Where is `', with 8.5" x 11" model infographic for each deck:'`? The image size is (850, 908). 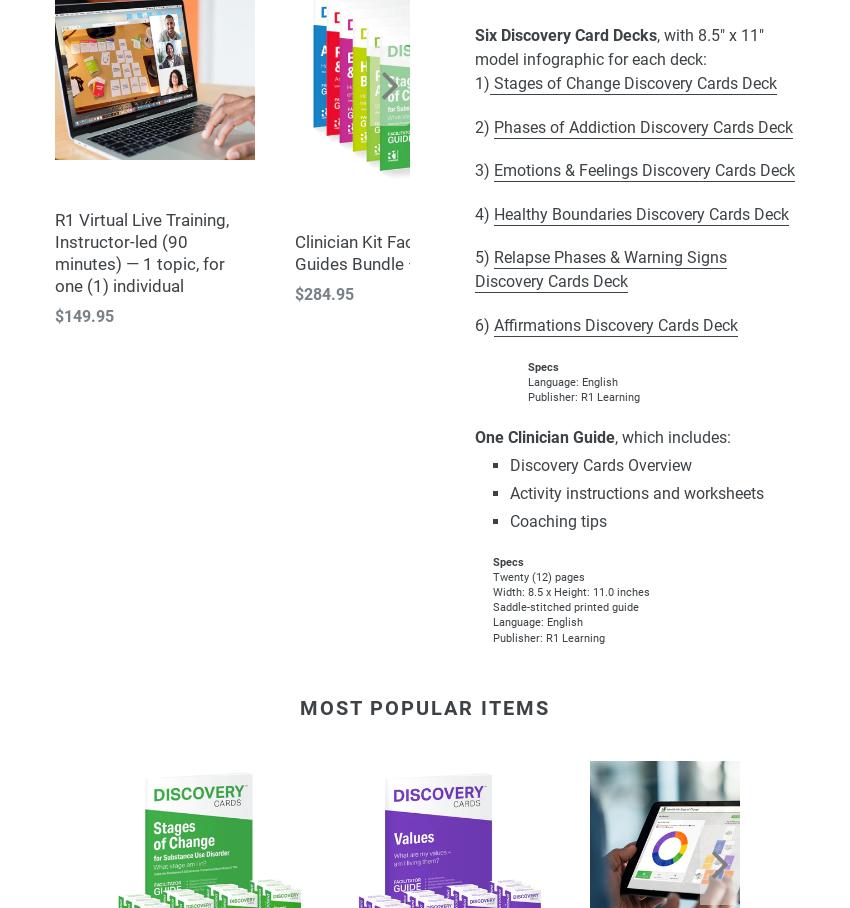
', with 8.5" x 11" model infographic for each deck:' is located at coordinates (618, 47).